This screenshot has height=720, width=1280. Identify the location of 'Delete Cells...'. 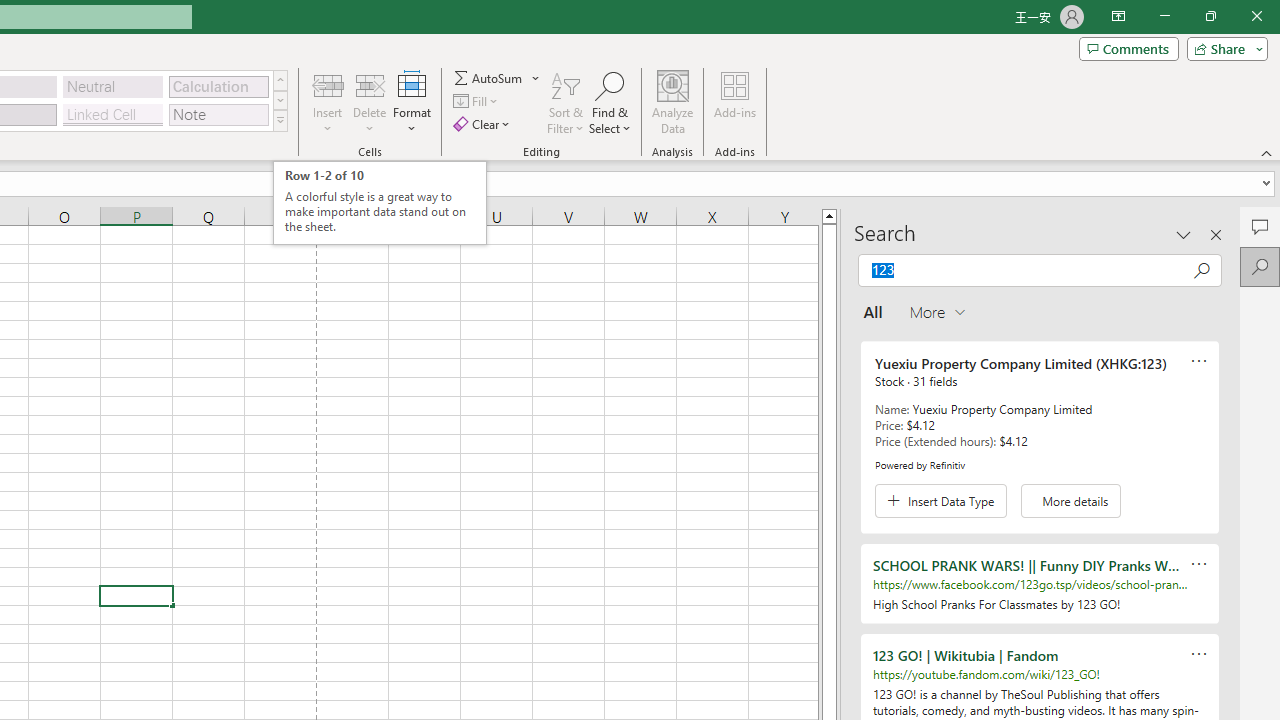
(369, 84).